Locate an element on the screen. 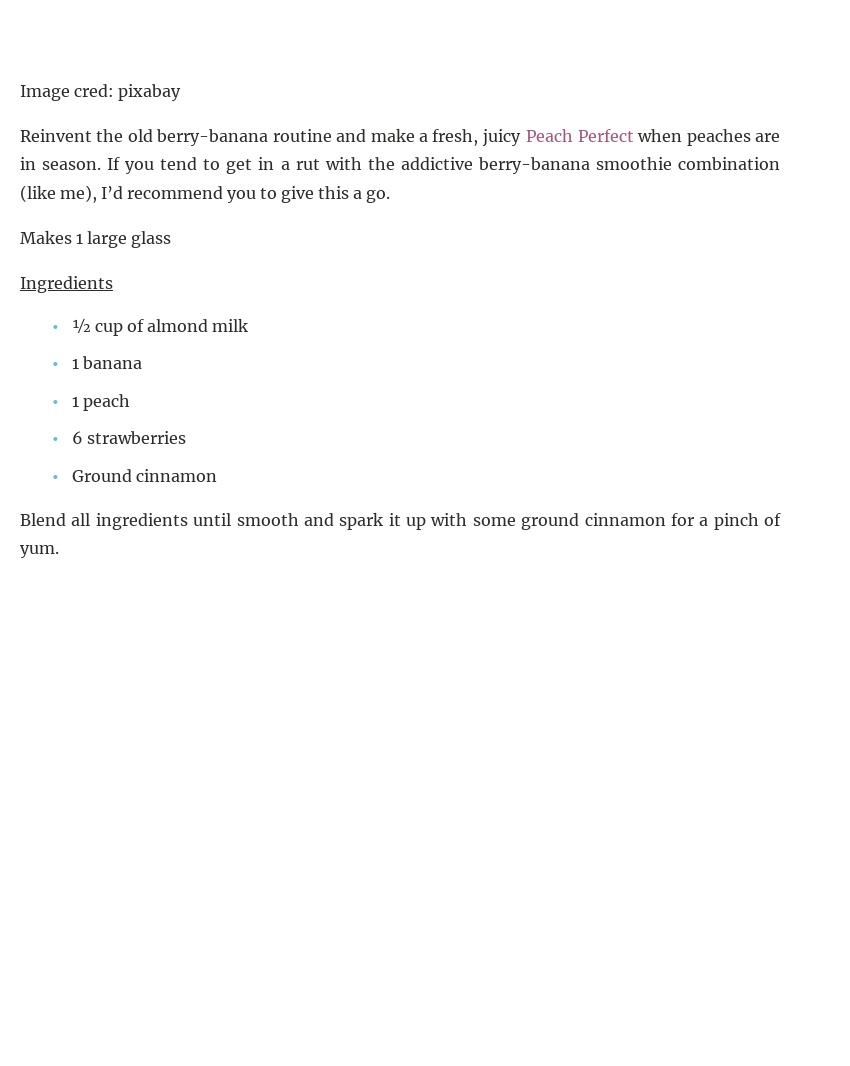 The image size is (850, 1066). '1 banana' is located at coordinates (106, 362).